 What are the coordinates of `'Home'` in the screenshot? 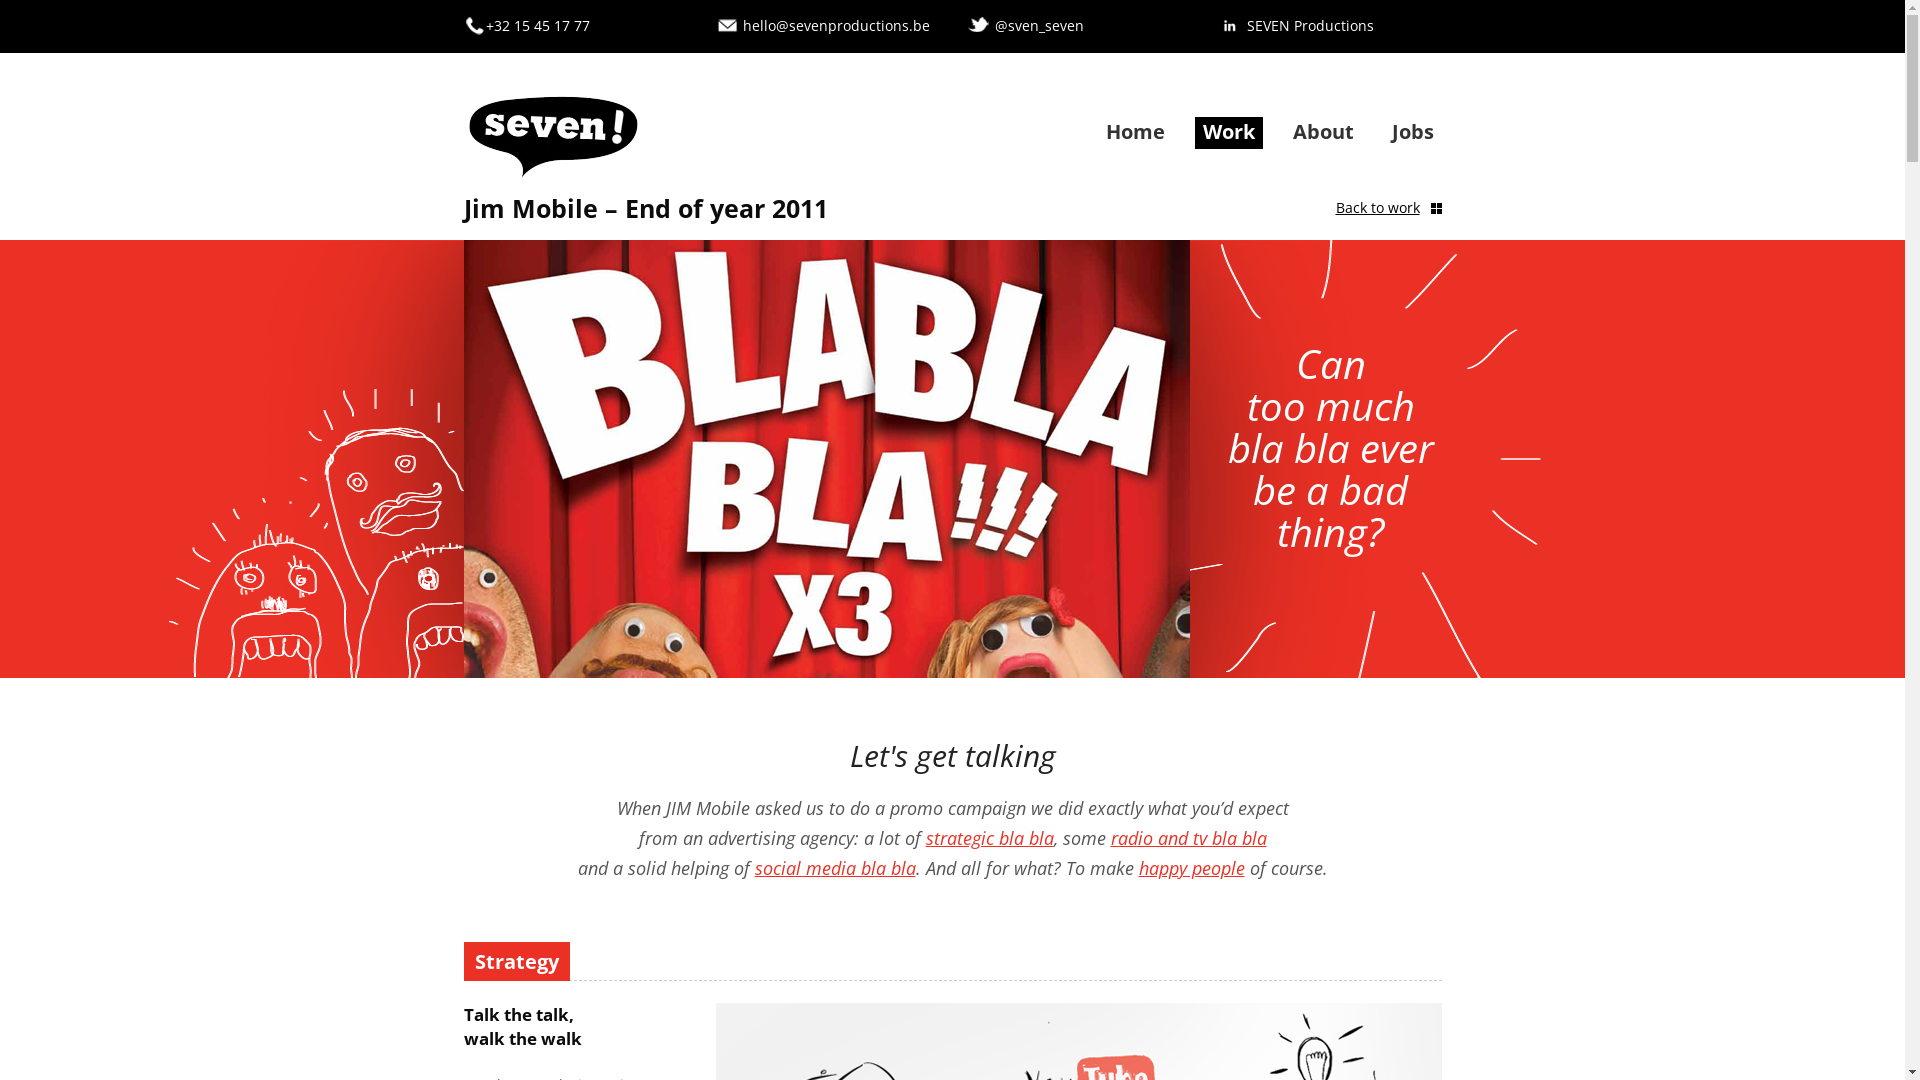 It's located at (1135, 131).